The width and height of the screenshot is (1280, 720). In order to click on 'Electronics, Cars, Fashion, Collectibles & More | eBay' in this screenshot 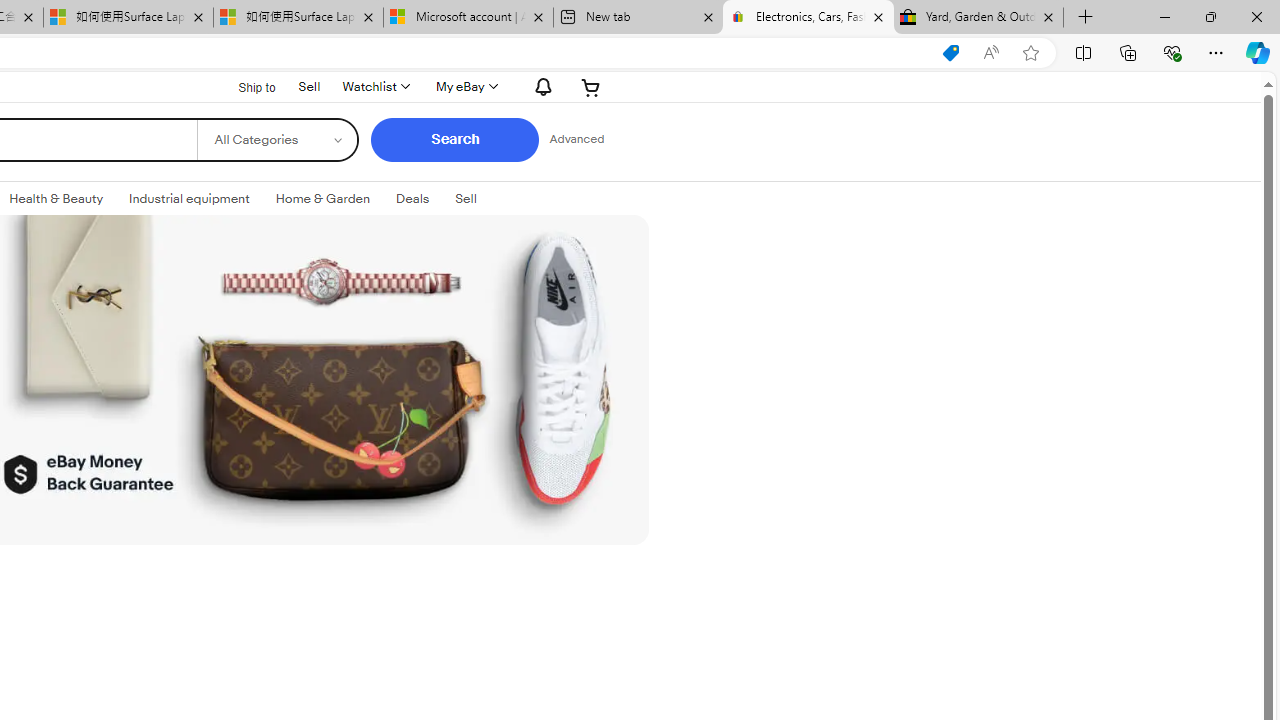, I will do `click(808, 17)`.